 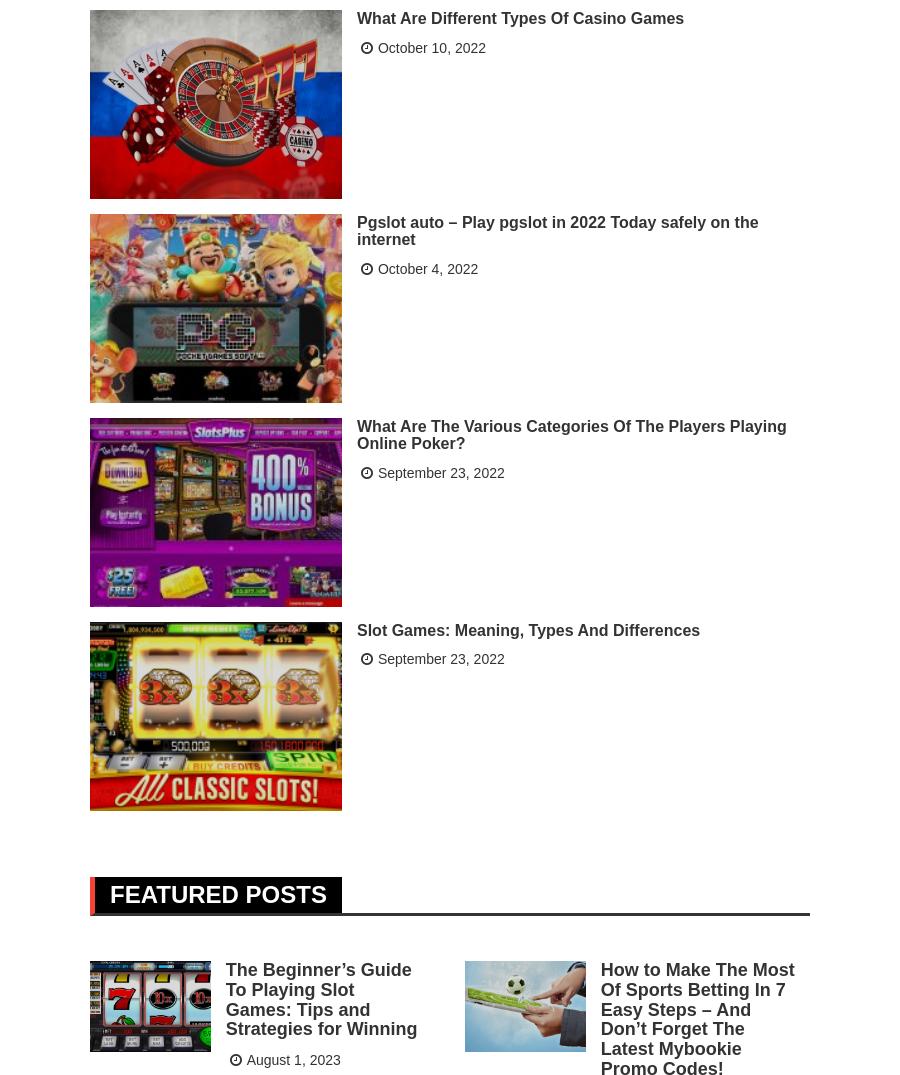 What do you see at coordinates (320, 997) in the screenshot?
I see `'The Beginner’s Guide To Playing Slot Games: Tips and Strategies for Winning'` at bounding box center [320, 997].